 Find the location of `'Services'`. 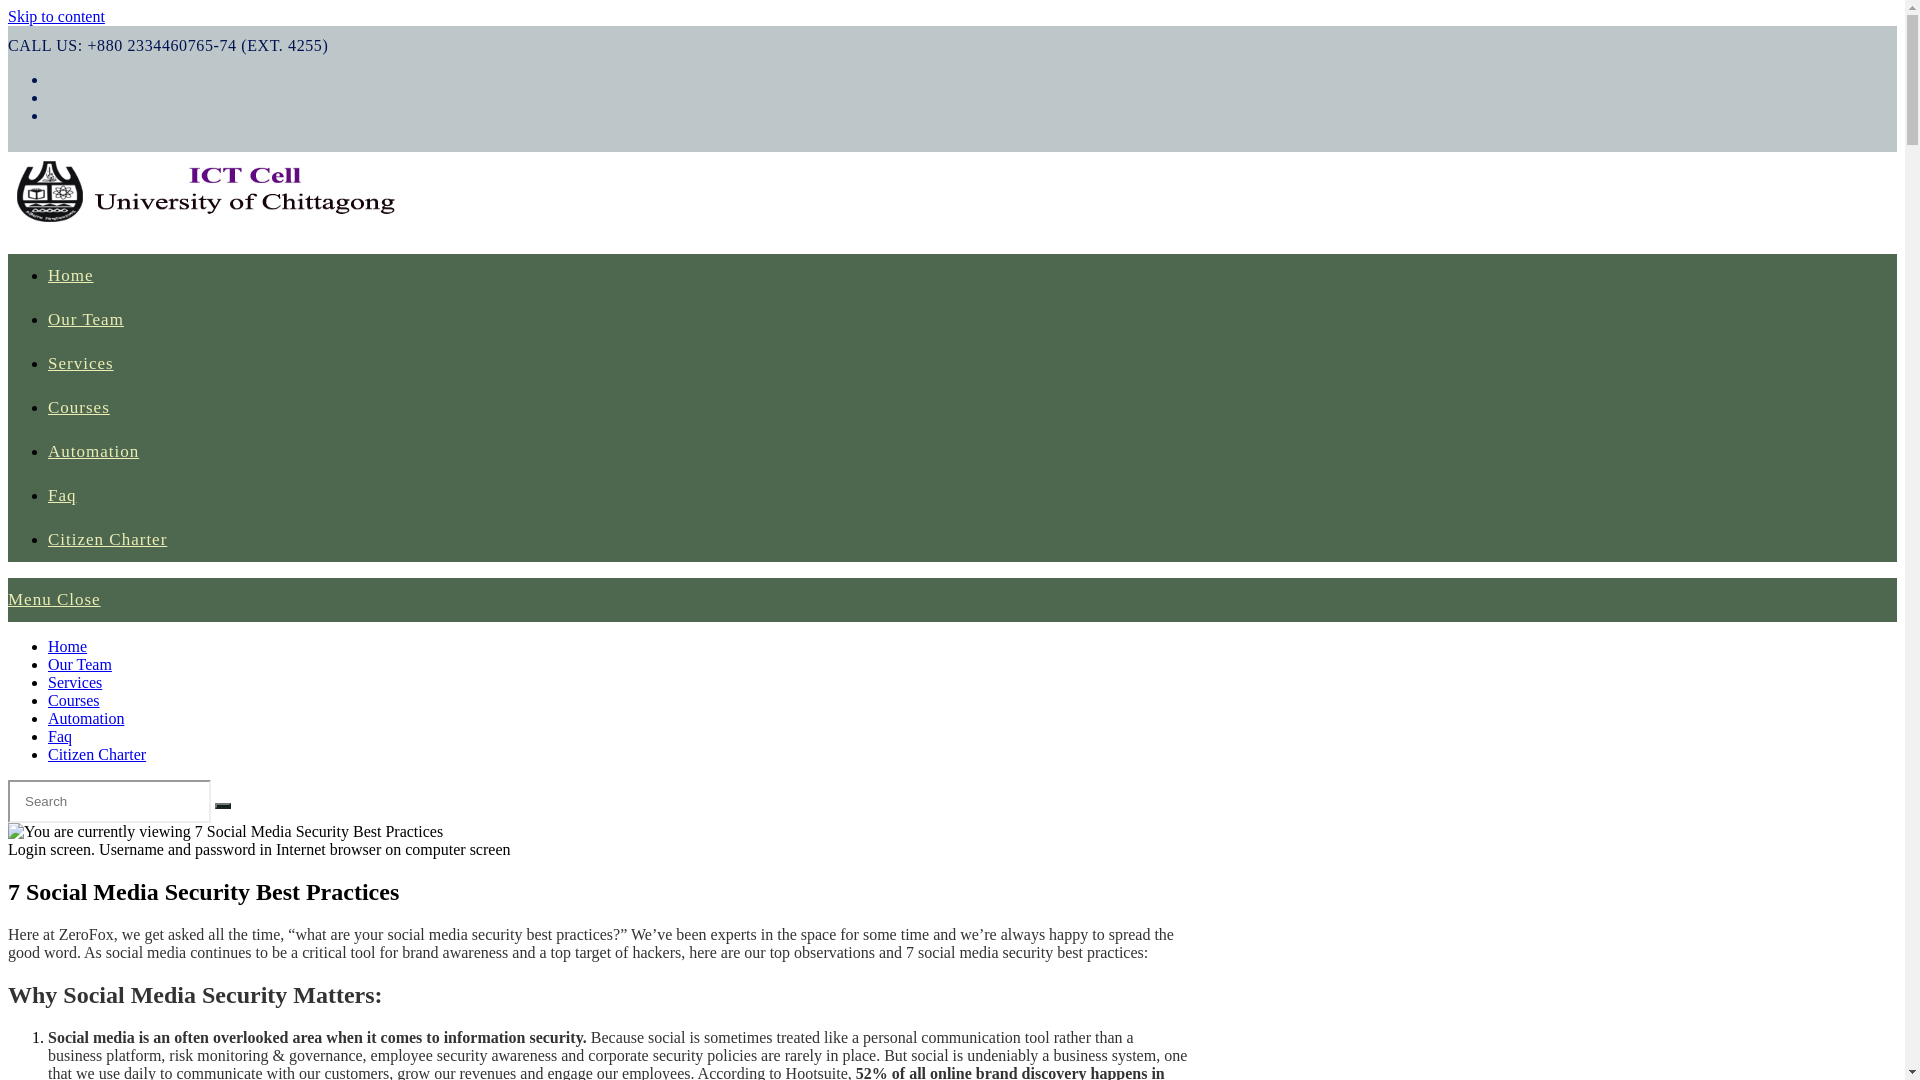

'Services' is located at coordinates (80, 363).